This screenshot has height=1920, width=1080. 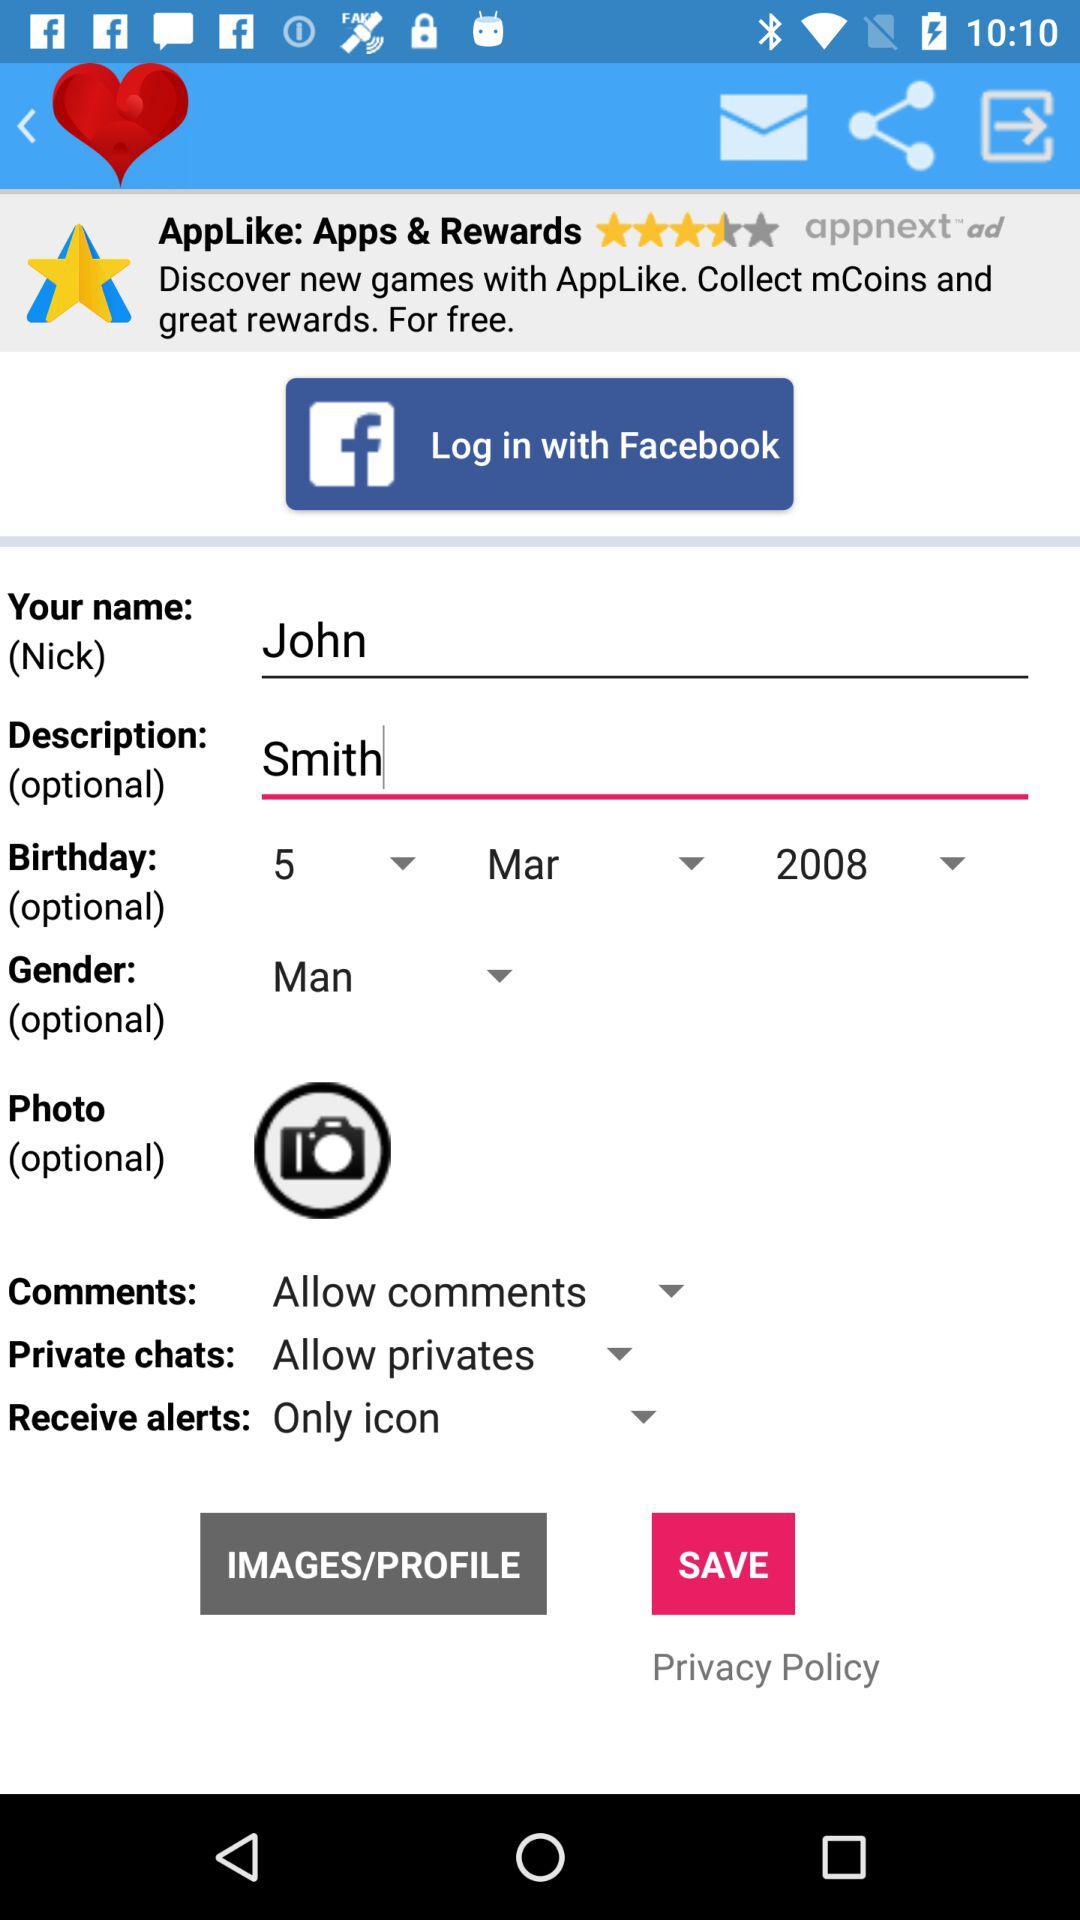 I want to click on out, so click(x=1017, y=124).